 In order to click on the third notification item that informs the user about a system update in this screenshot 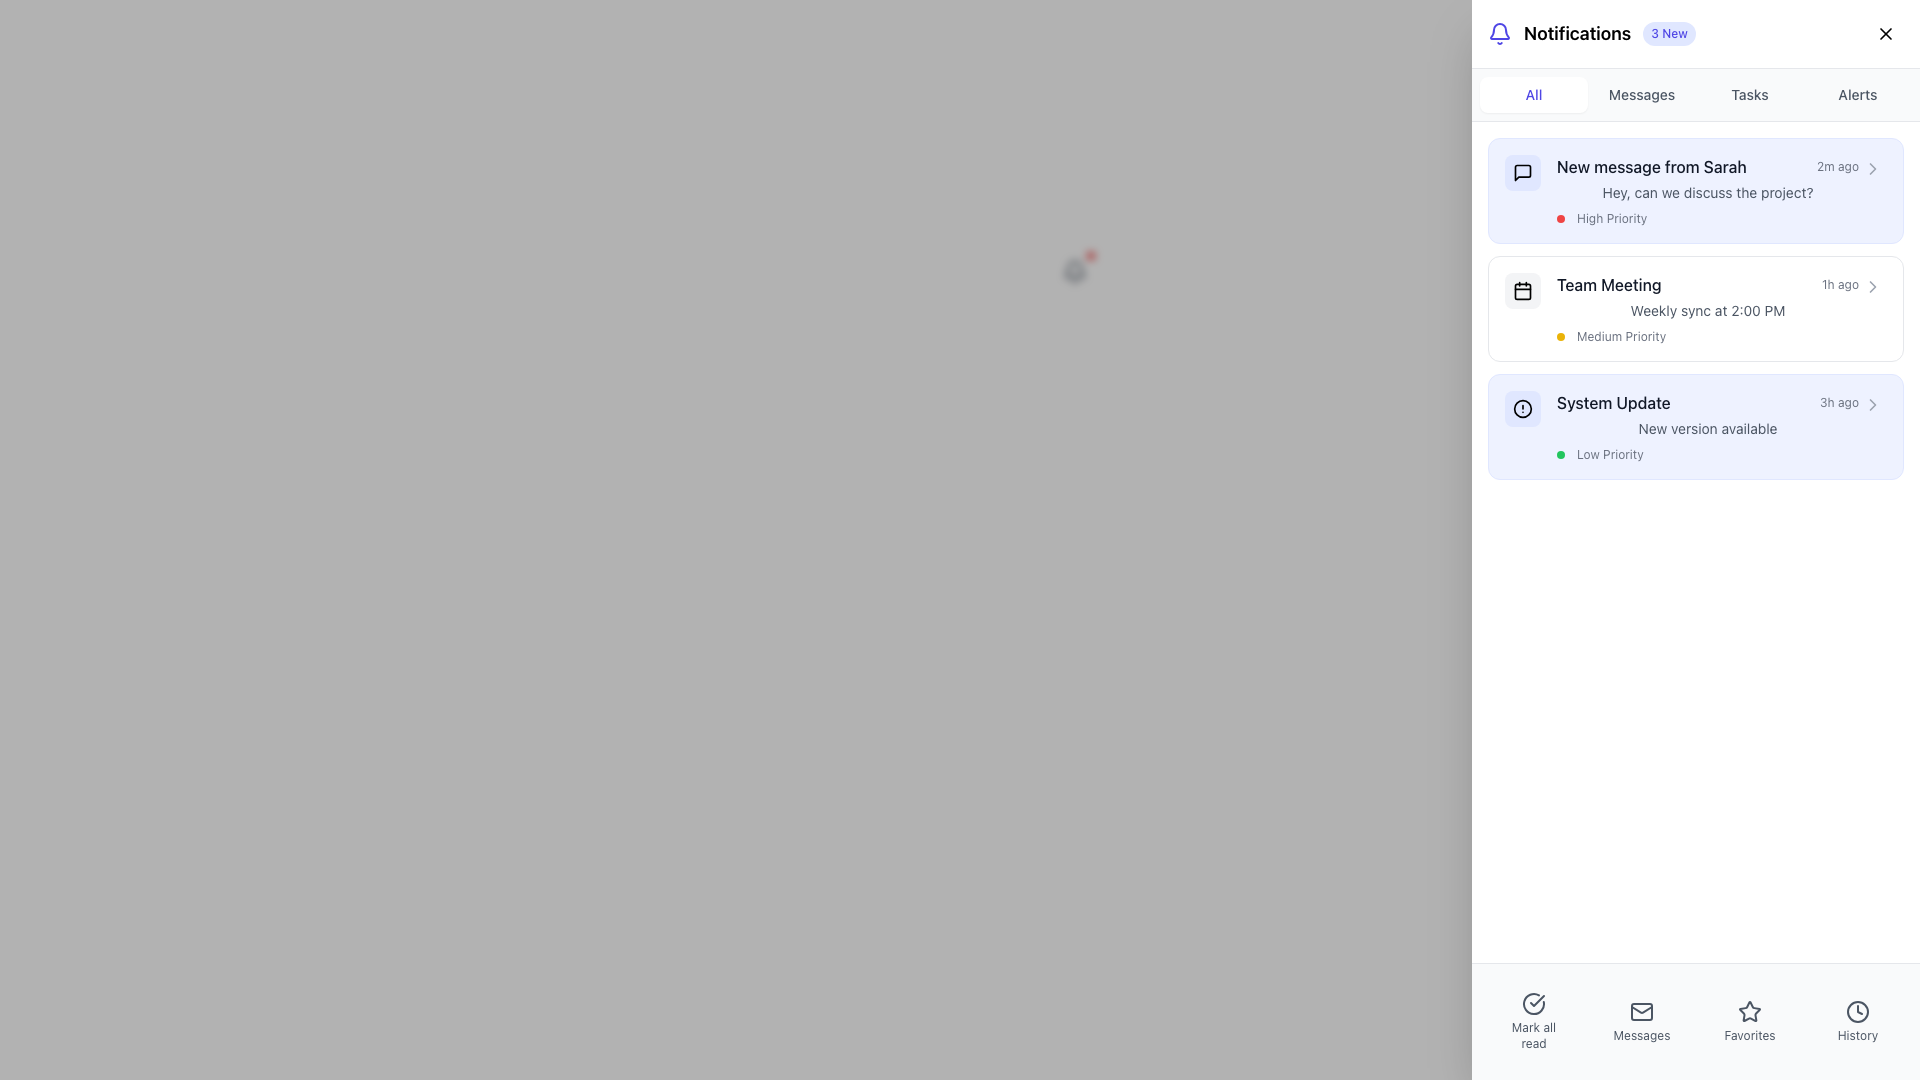, I will do `click(1707, 426)`.